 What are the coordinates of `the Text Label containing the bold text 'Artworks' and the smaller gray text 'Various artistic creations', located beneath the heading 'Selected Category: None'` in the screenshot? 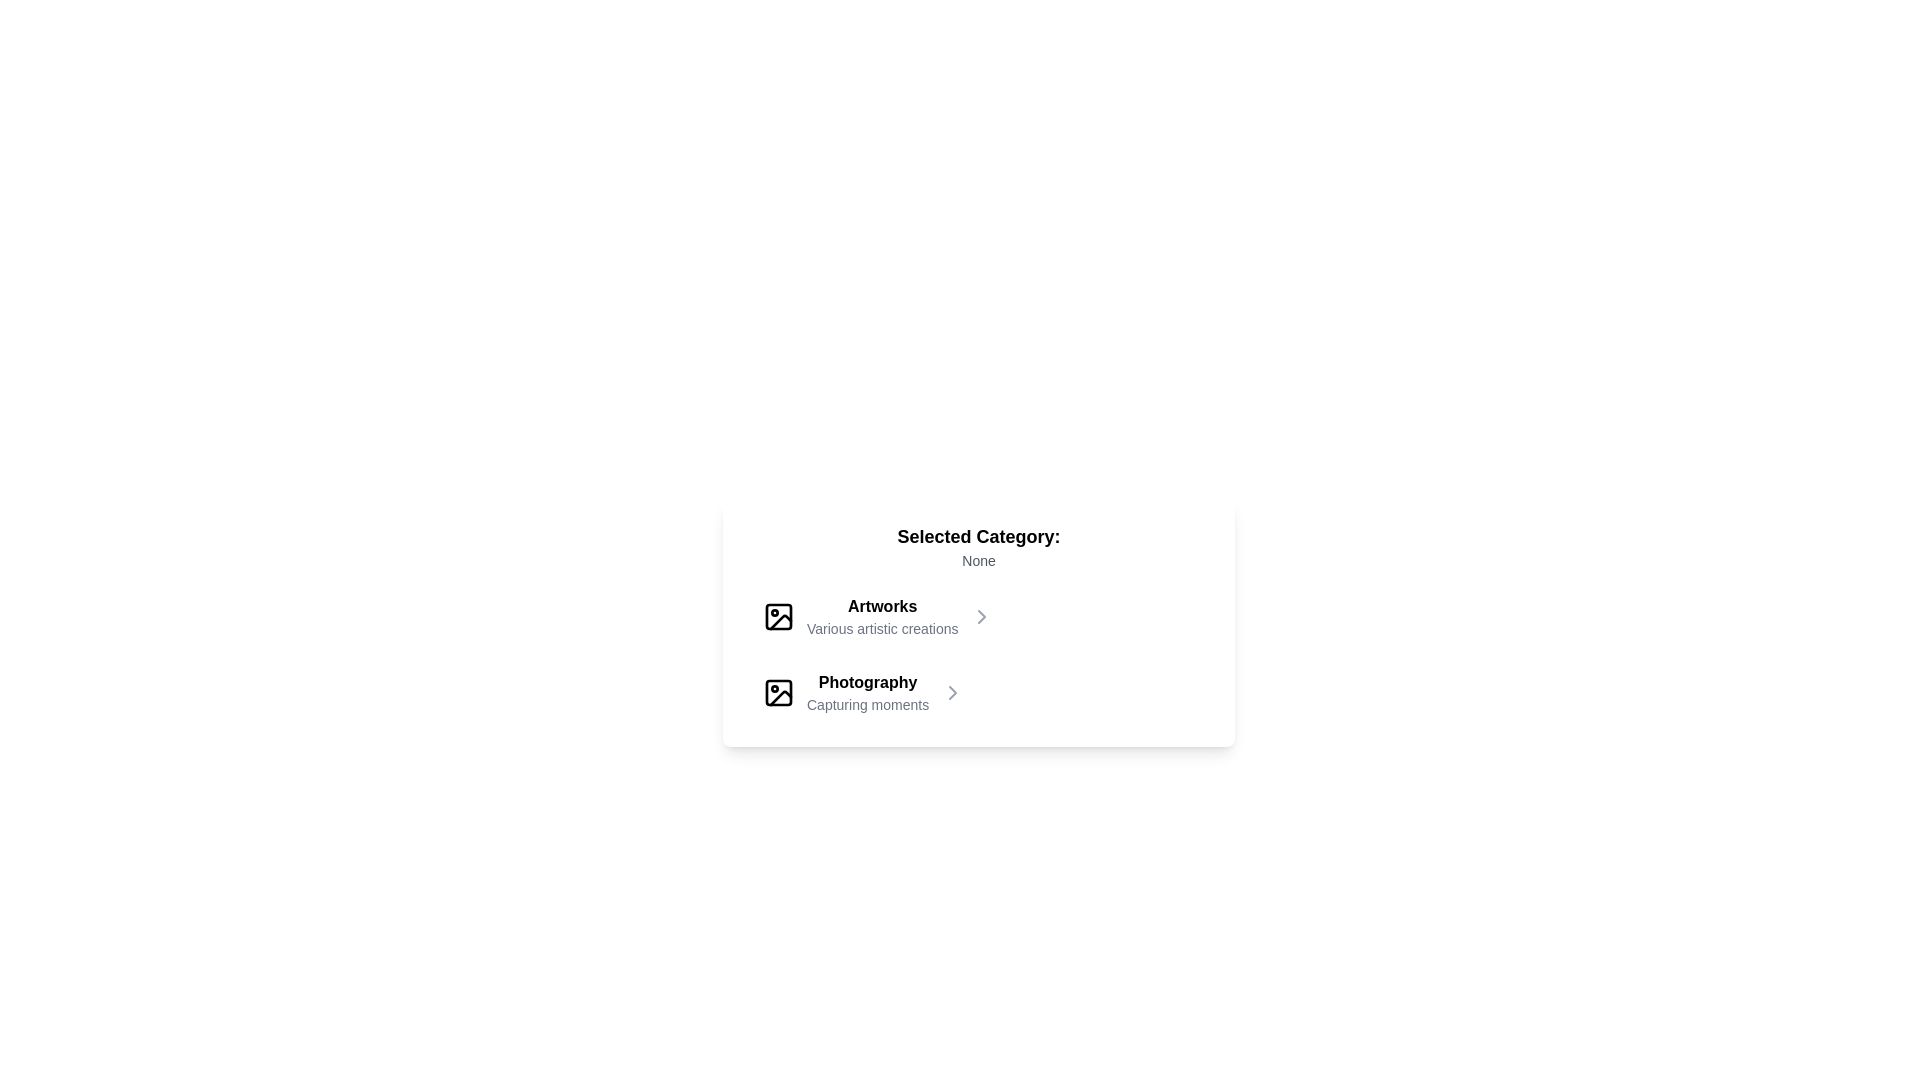 It's located at (881, 616).